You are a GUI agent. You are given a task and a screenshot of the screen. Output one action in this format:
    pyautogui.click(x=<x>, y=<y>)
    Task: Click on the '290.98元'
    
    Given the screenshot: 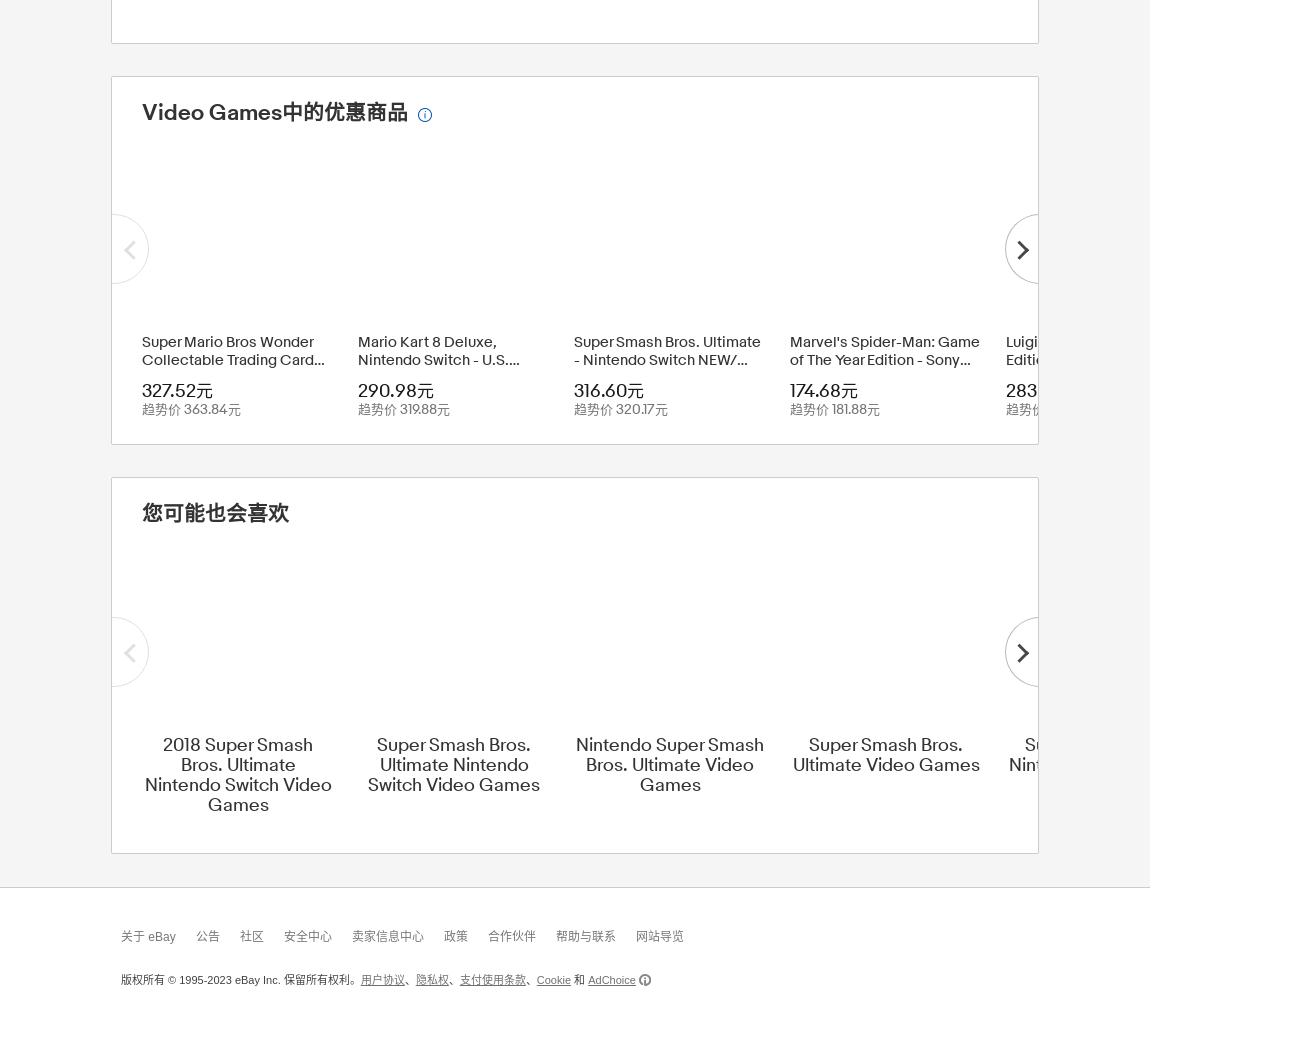 What is the action you would take?
    pyautogui.click(x=358, y=389)
    